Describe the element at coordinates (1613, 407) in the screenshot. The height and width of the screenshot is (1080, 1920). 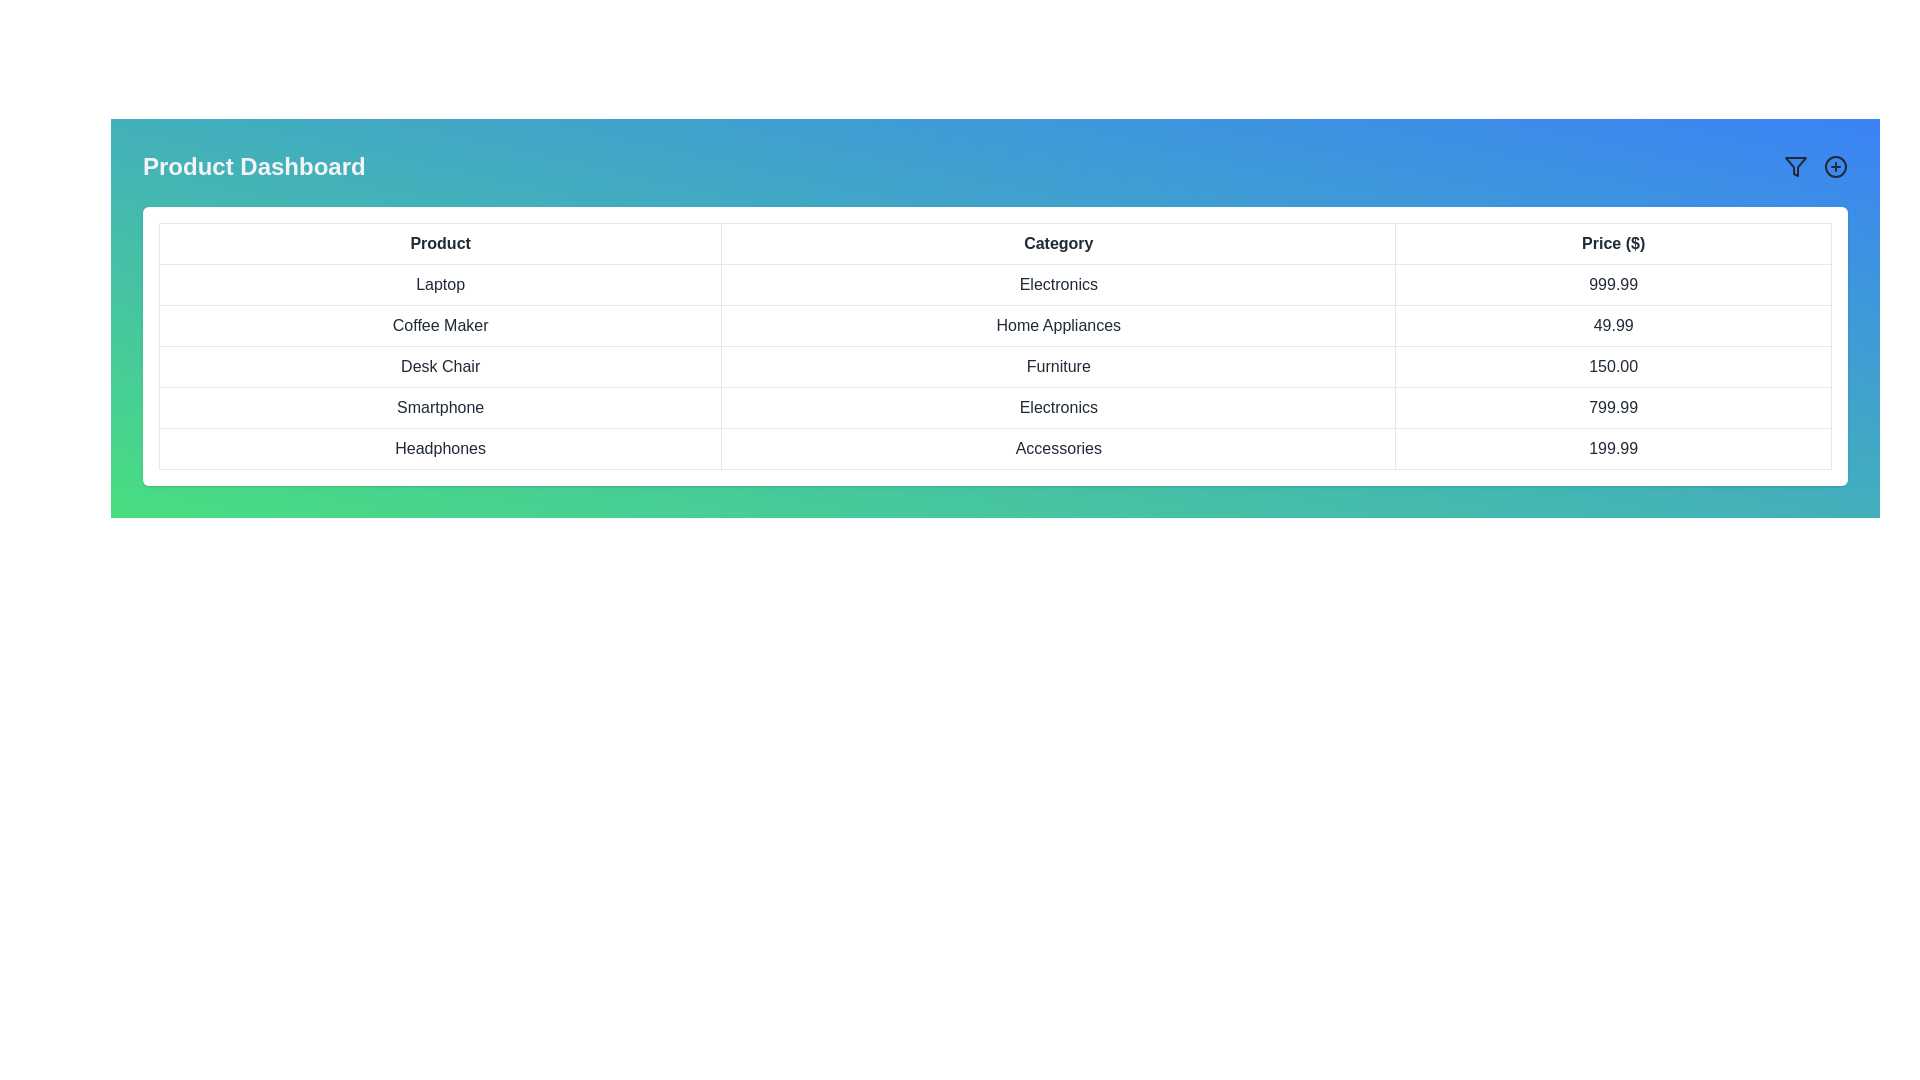
I see `value displayed in the static text element located in the 'Price ($)' column of the fourth row, which shows '799.99'` at that location.